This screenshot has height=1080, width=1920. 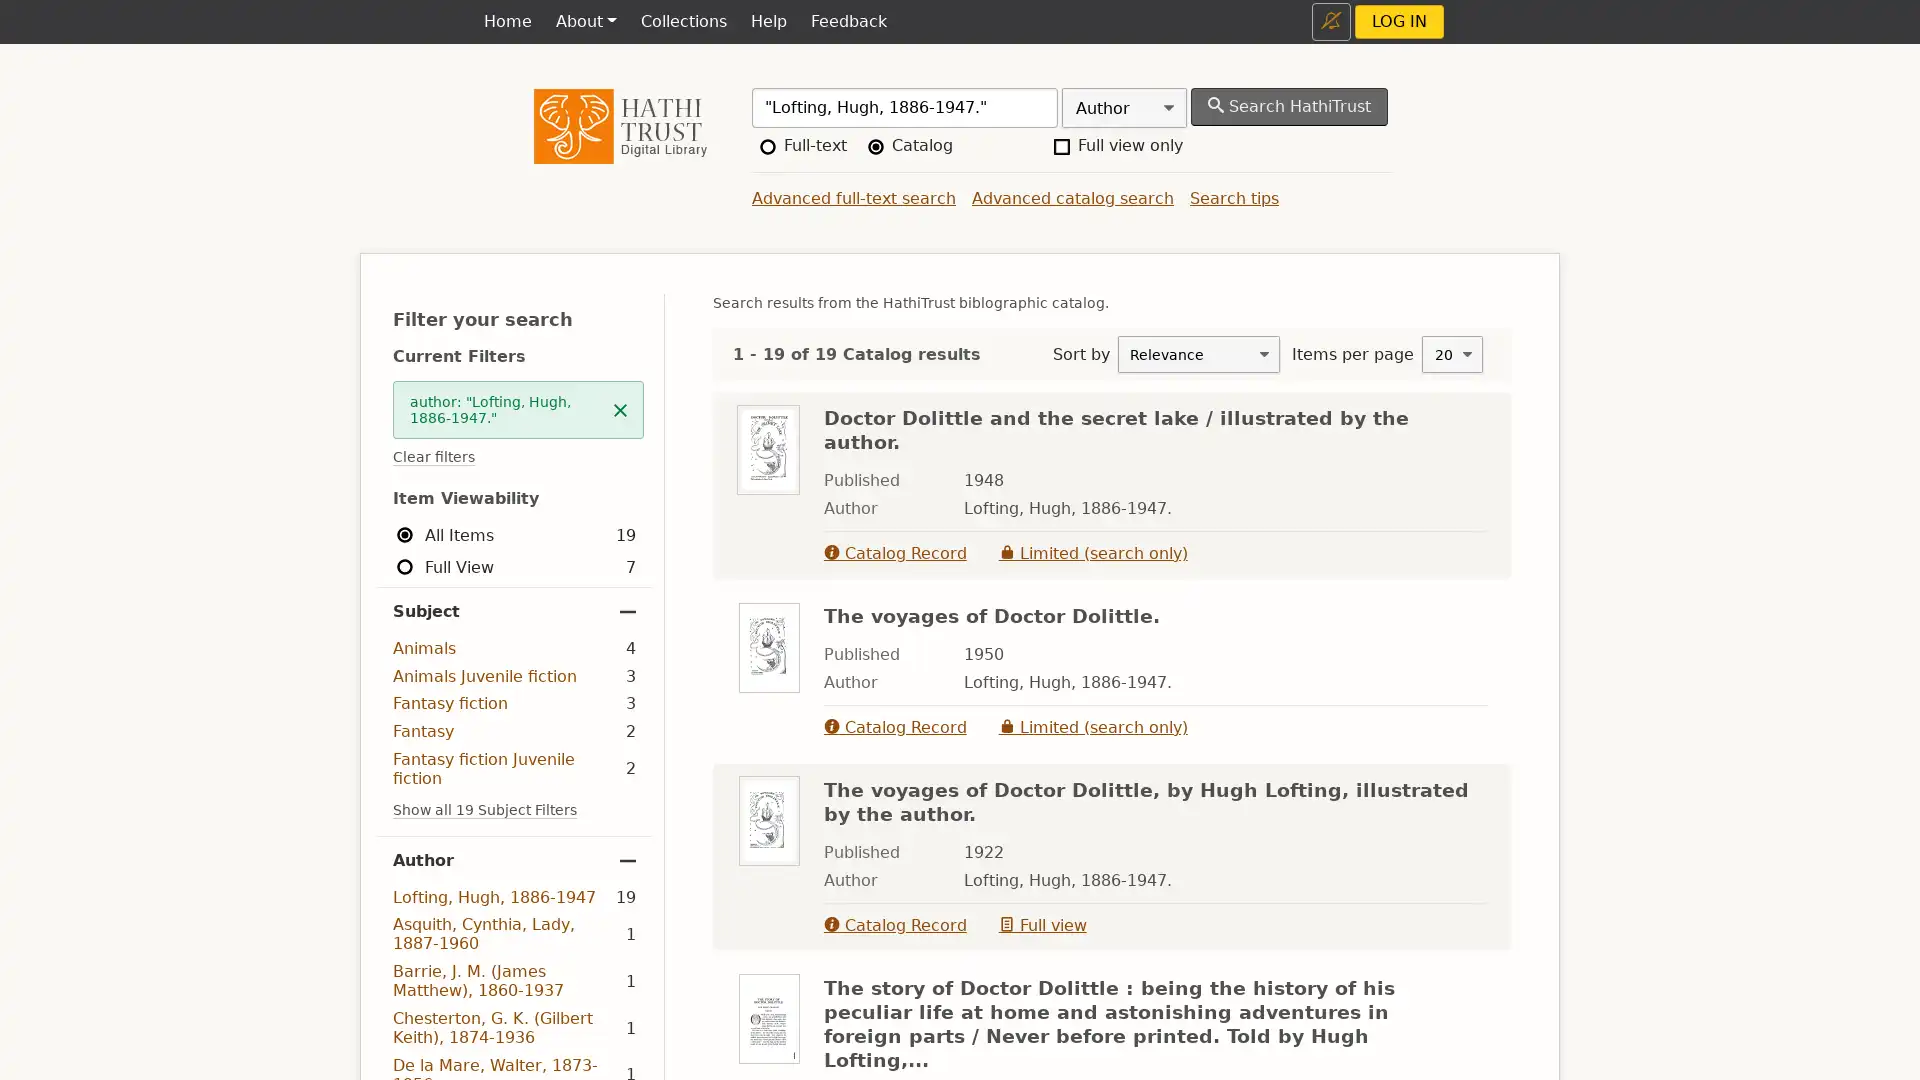 I want to click on Search HathiTrust, so click(x=1289, y=107).